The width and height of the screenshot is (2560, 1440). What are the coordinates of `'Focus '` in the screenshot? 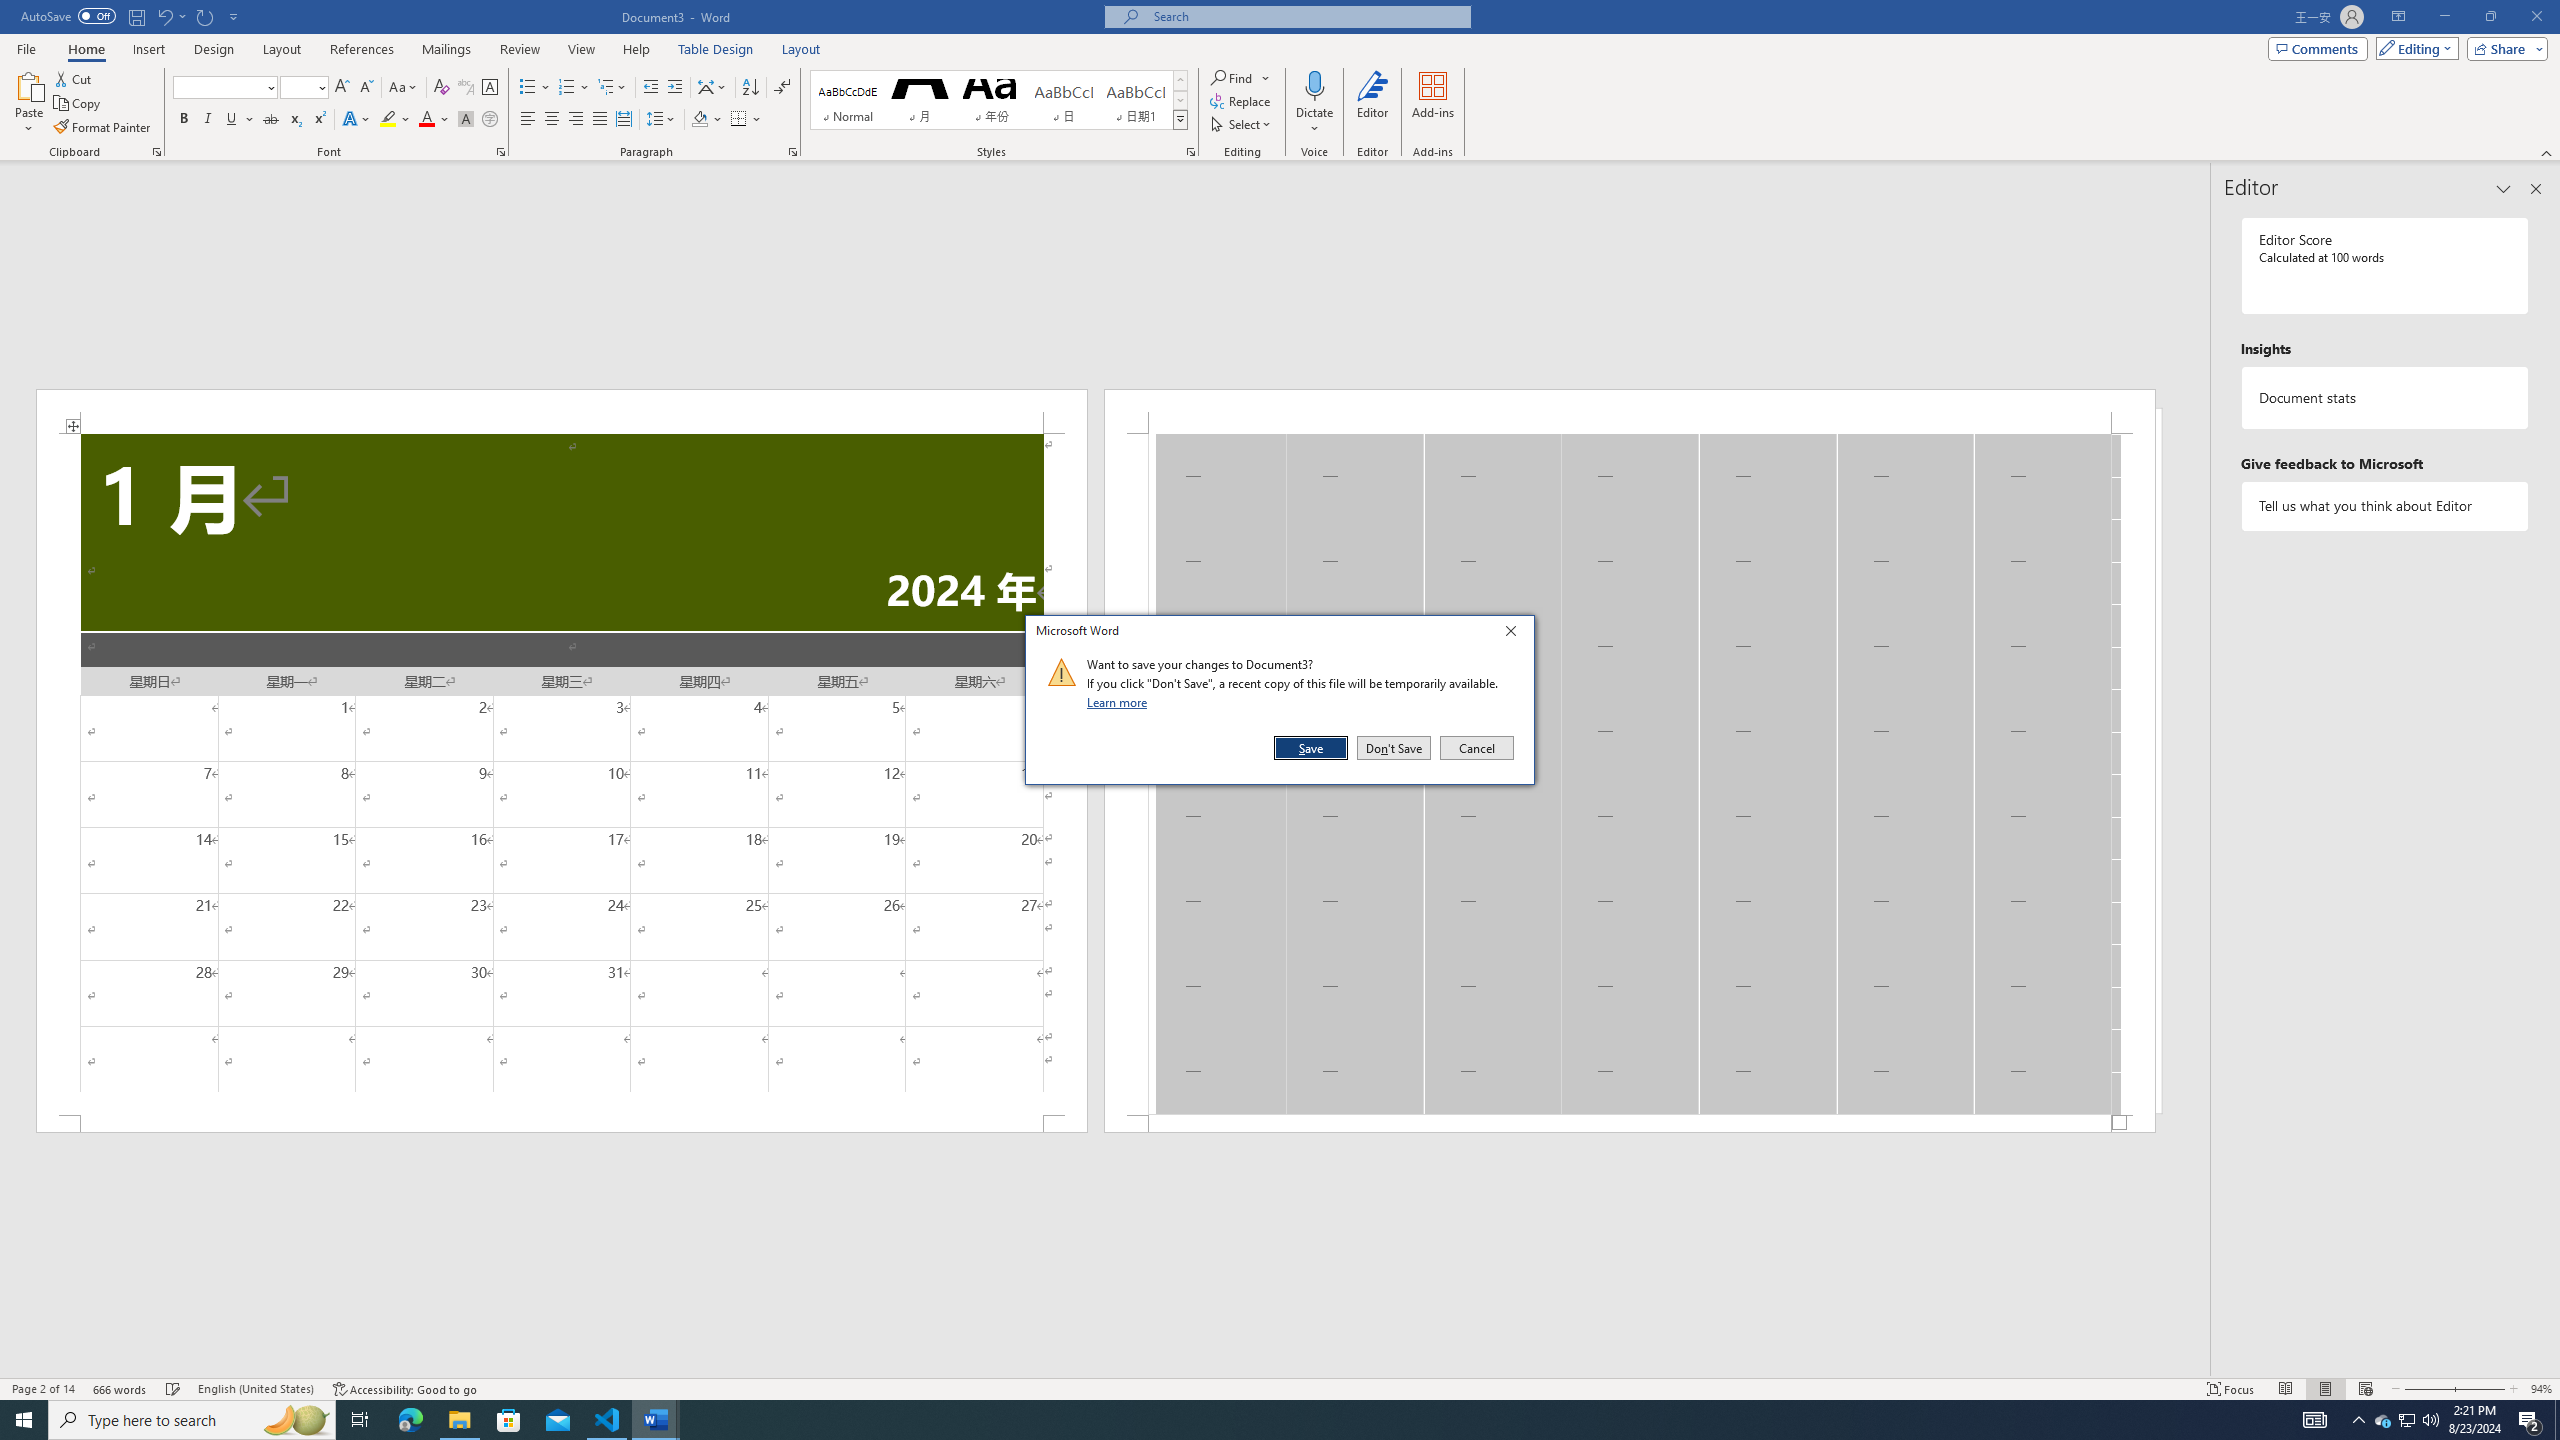 It's located at (2230, 1389).